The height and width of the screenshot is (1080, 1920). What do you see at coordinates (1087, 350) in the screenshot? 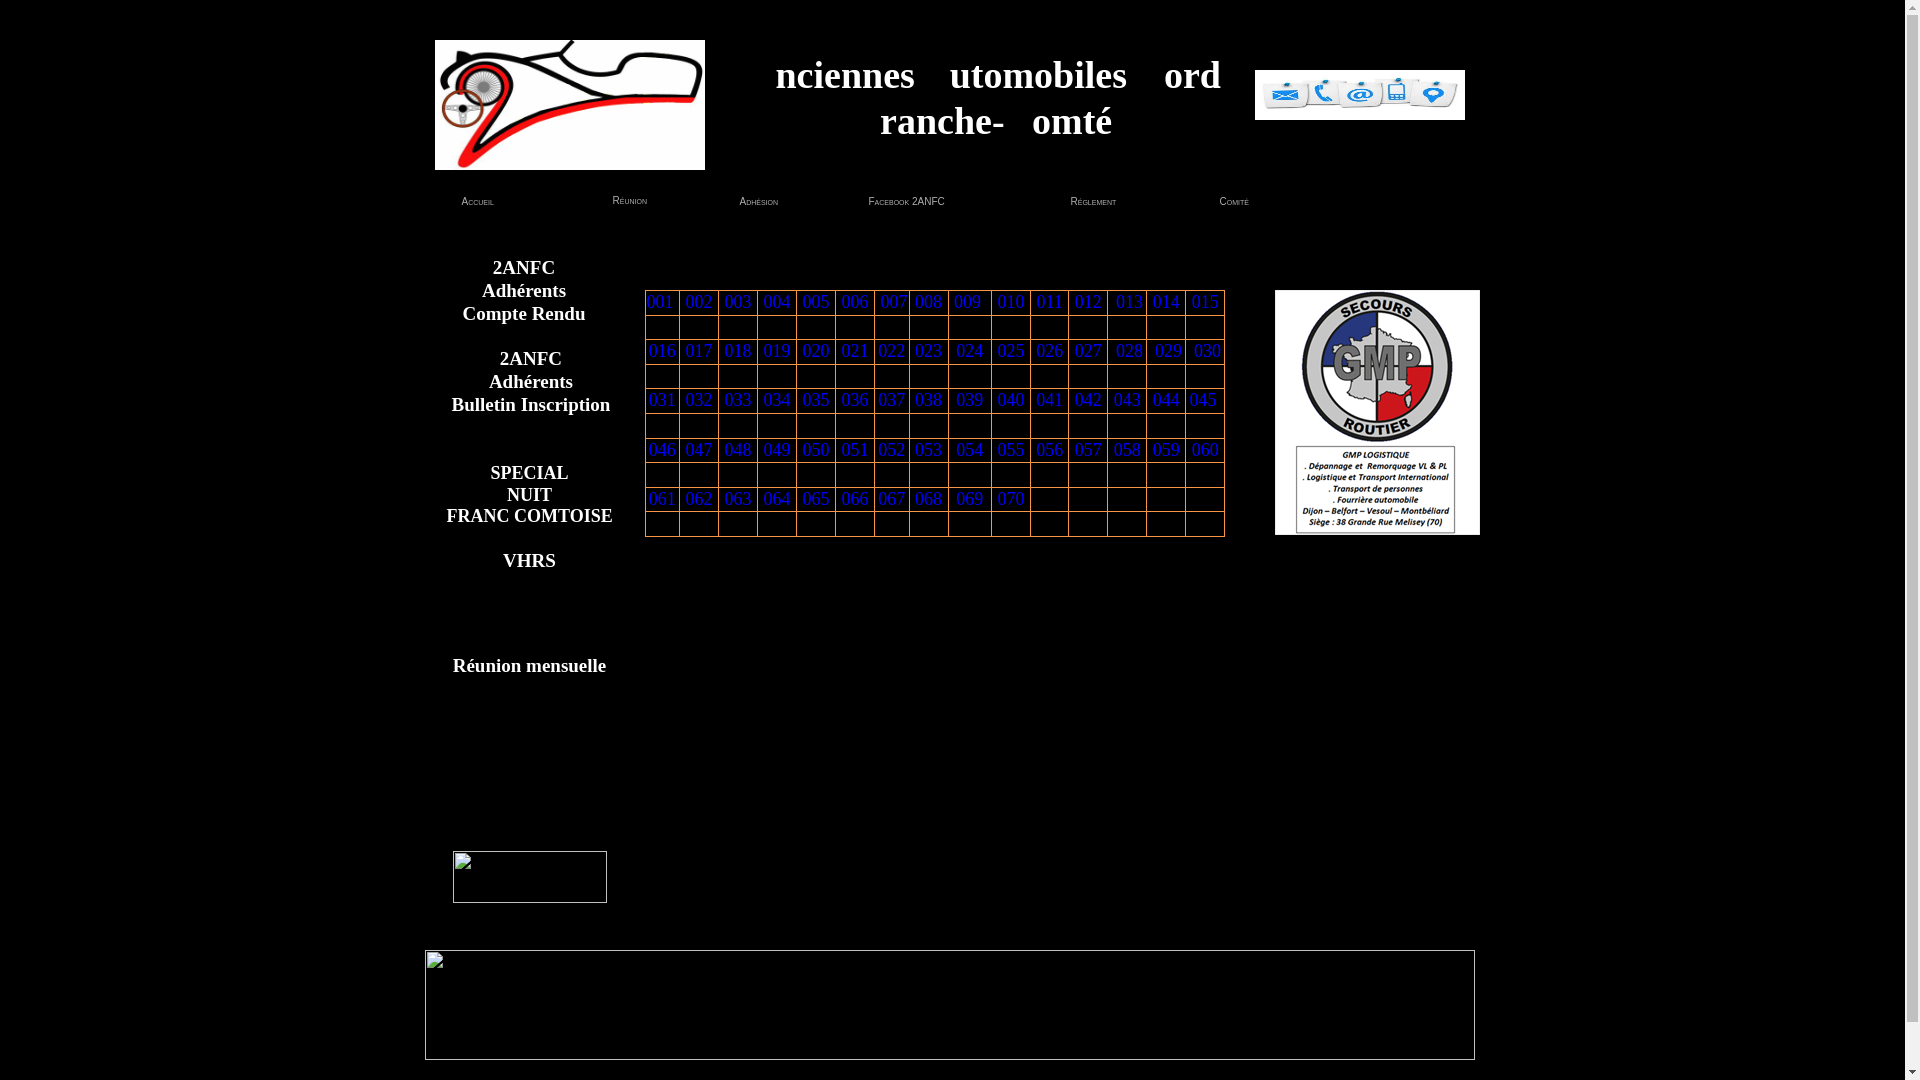
I see `'027'` at bounding box center [1087, 350].